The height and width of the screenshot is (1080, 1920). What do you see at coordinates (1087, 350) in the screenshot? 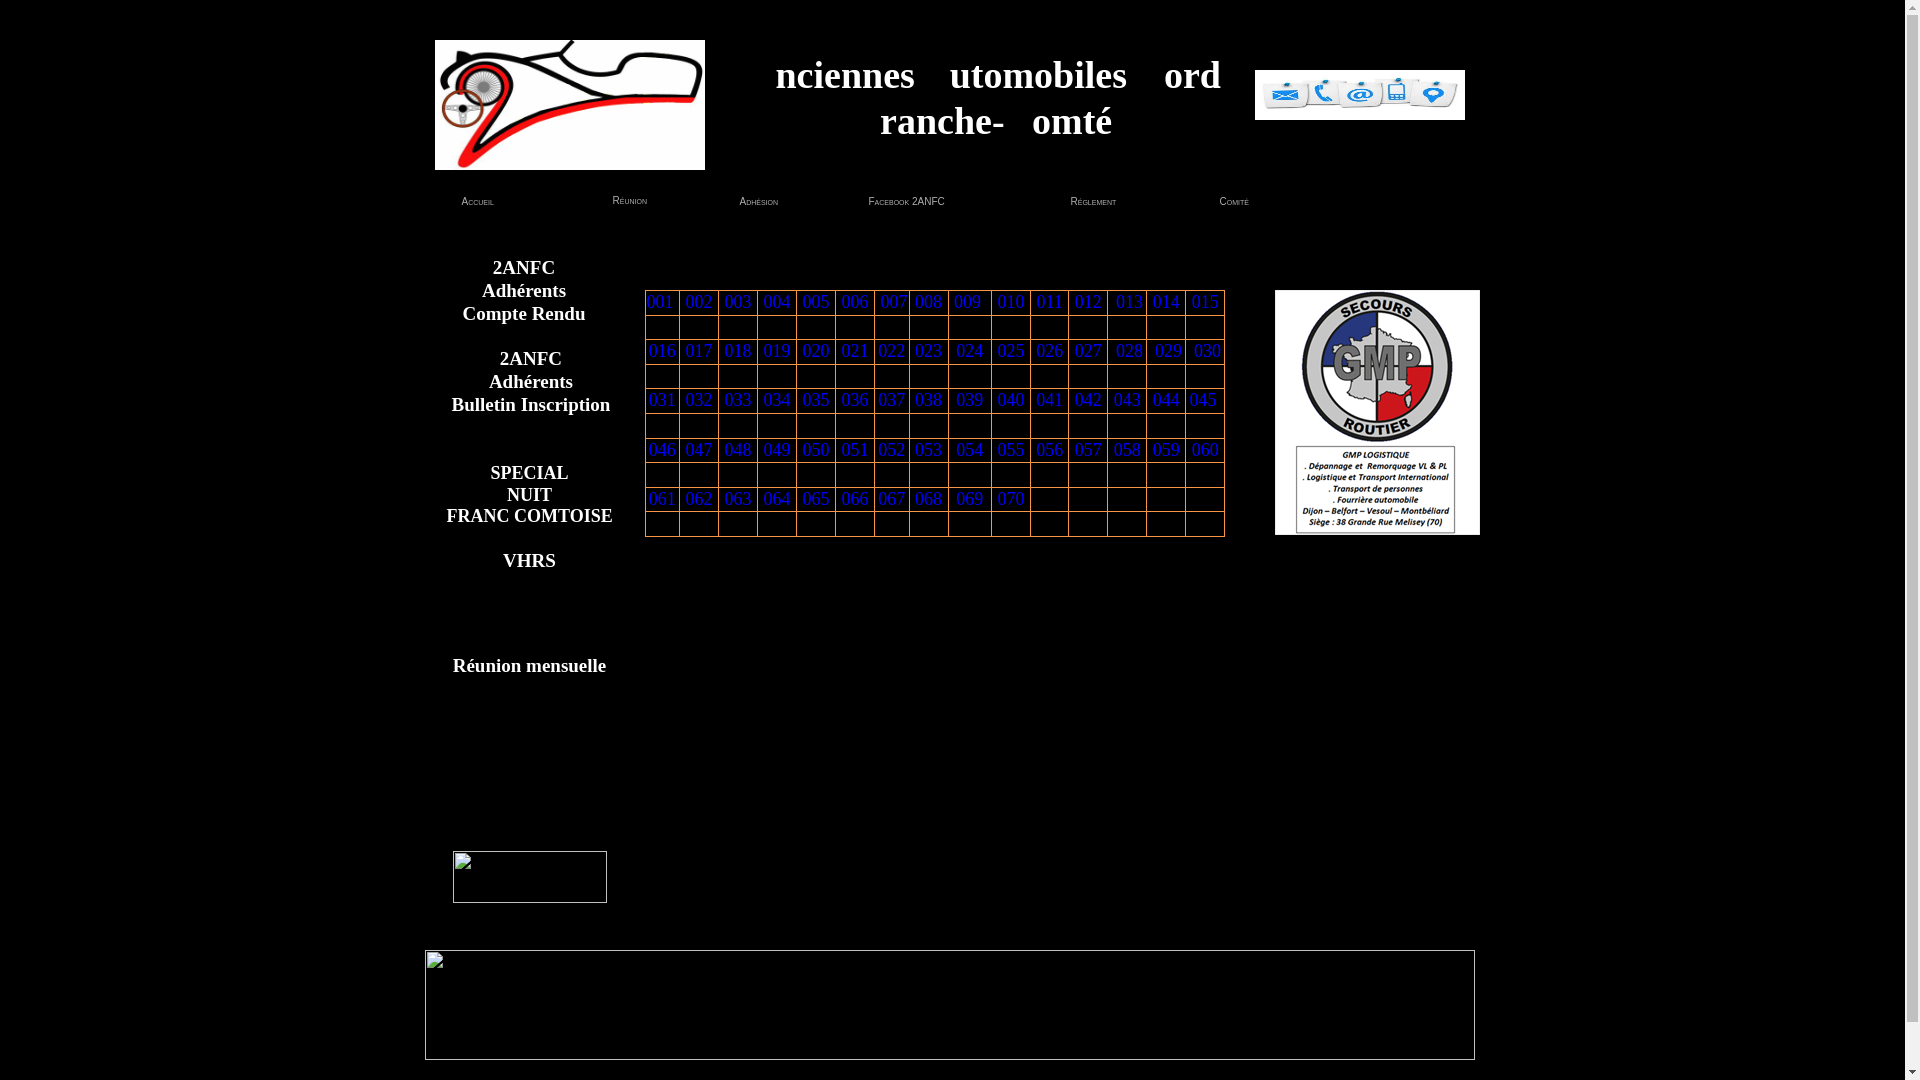
I see `'027'` at bounding box center [1087, 350].